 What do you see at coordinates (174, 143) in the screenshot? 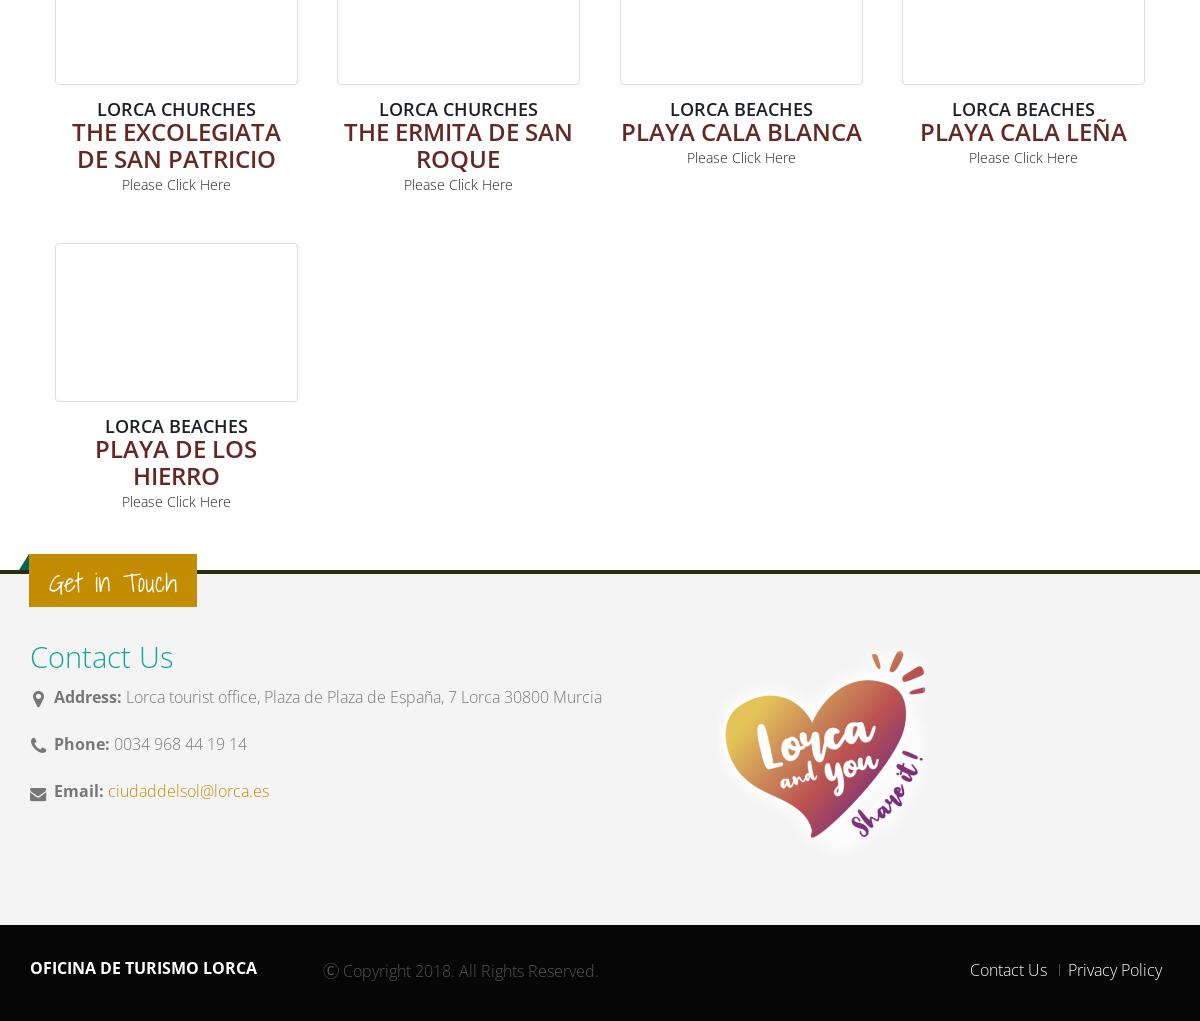
I see `'THE EXCOLEGIATA DE SAN PATRICIO'` at bounding box center [174, 143].